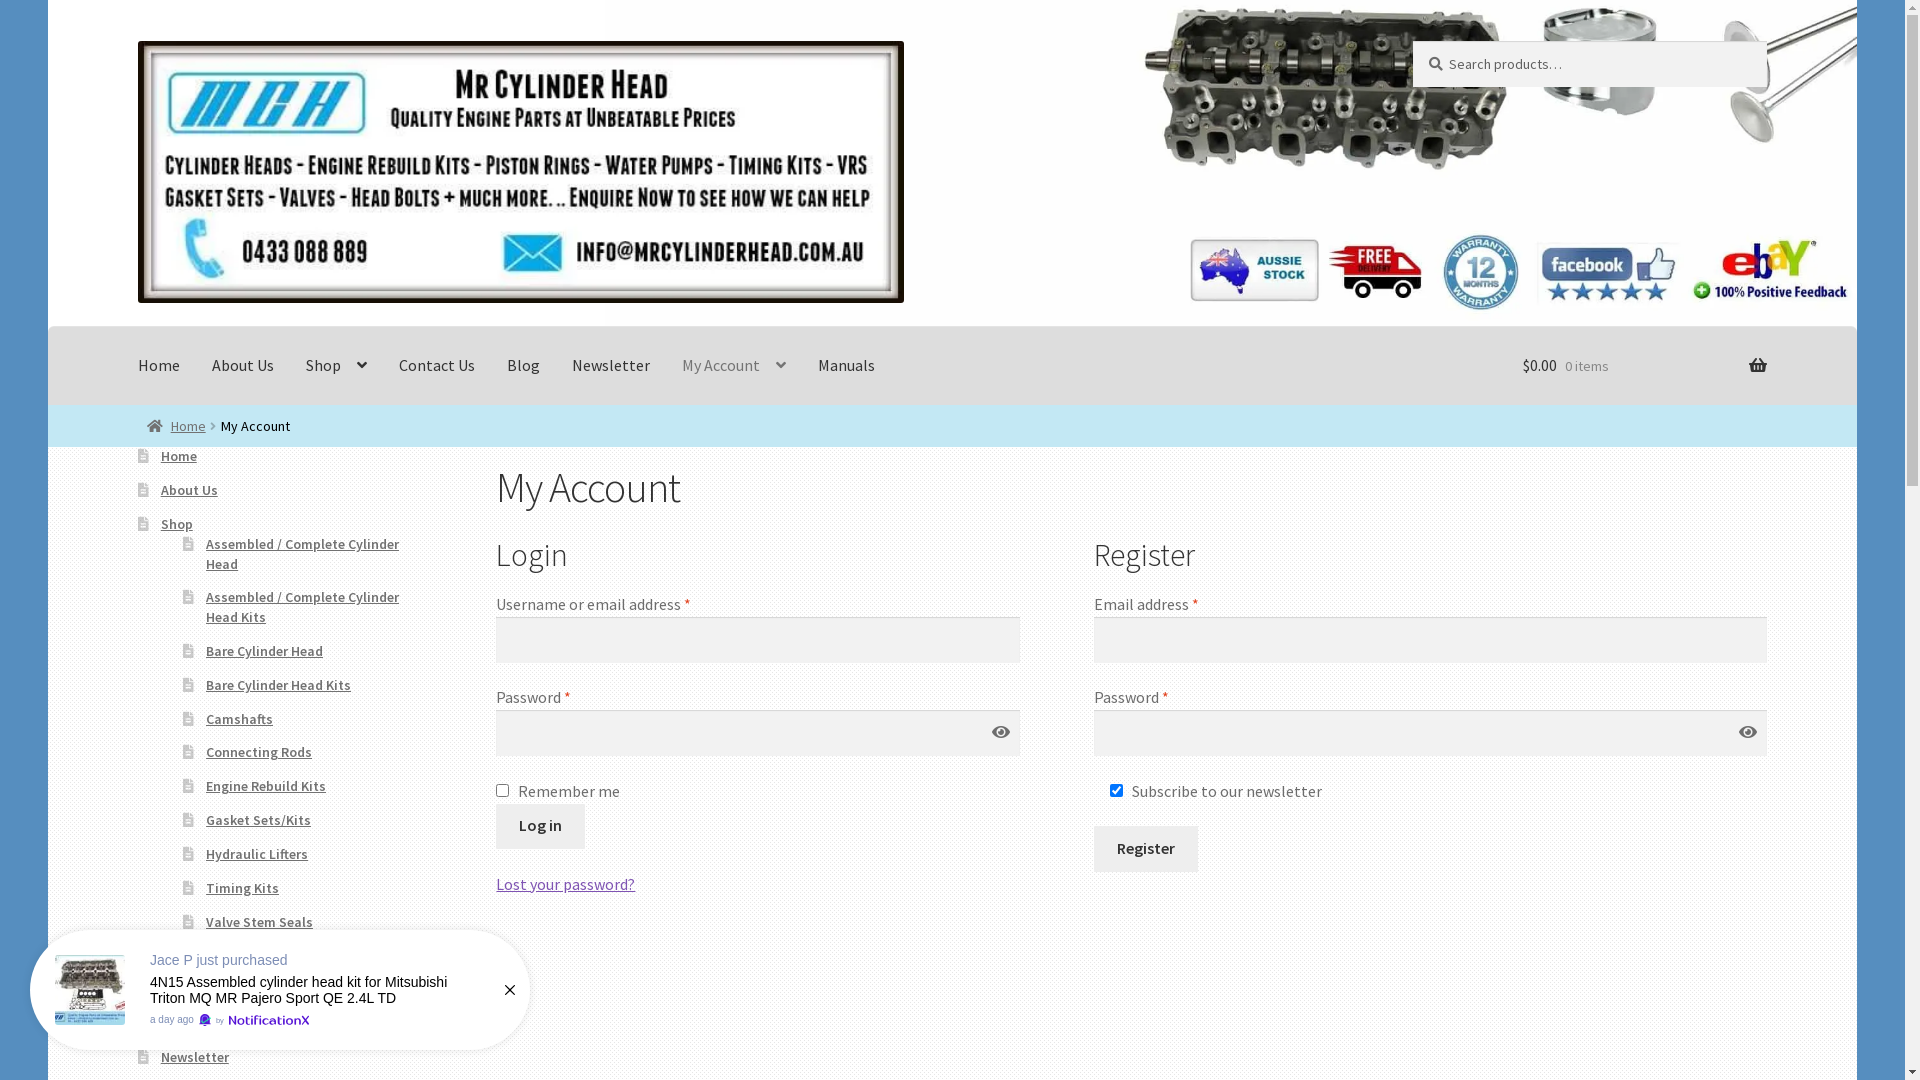 Image resolution: width=1920 pixels, height=1080 pixels. What do you see at coordinates (246, 954) in the screenshot?
I see `'Water Pumps'` at bounding box center [246, 954].